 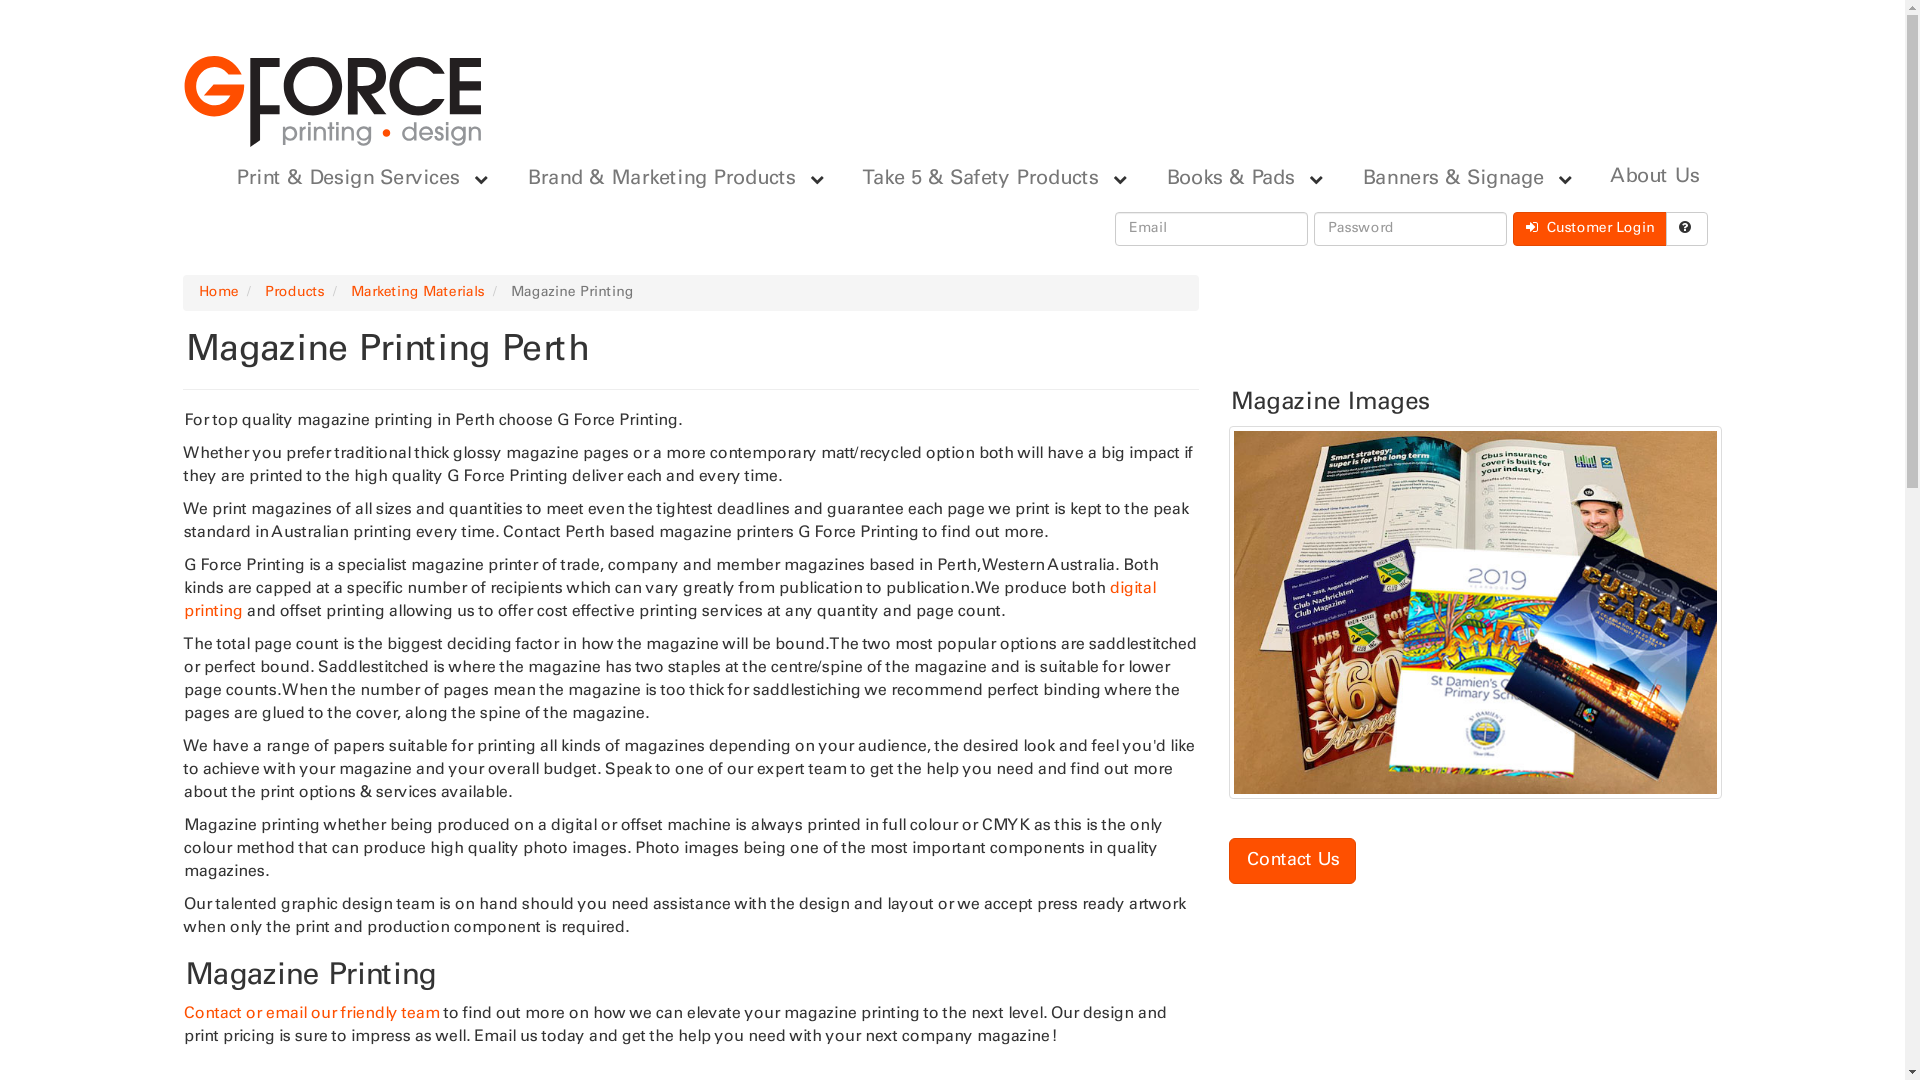 What do you see at coordinates (263, 292) in the screenshot?
I see `'Products'` at bounding box center [263, 292].